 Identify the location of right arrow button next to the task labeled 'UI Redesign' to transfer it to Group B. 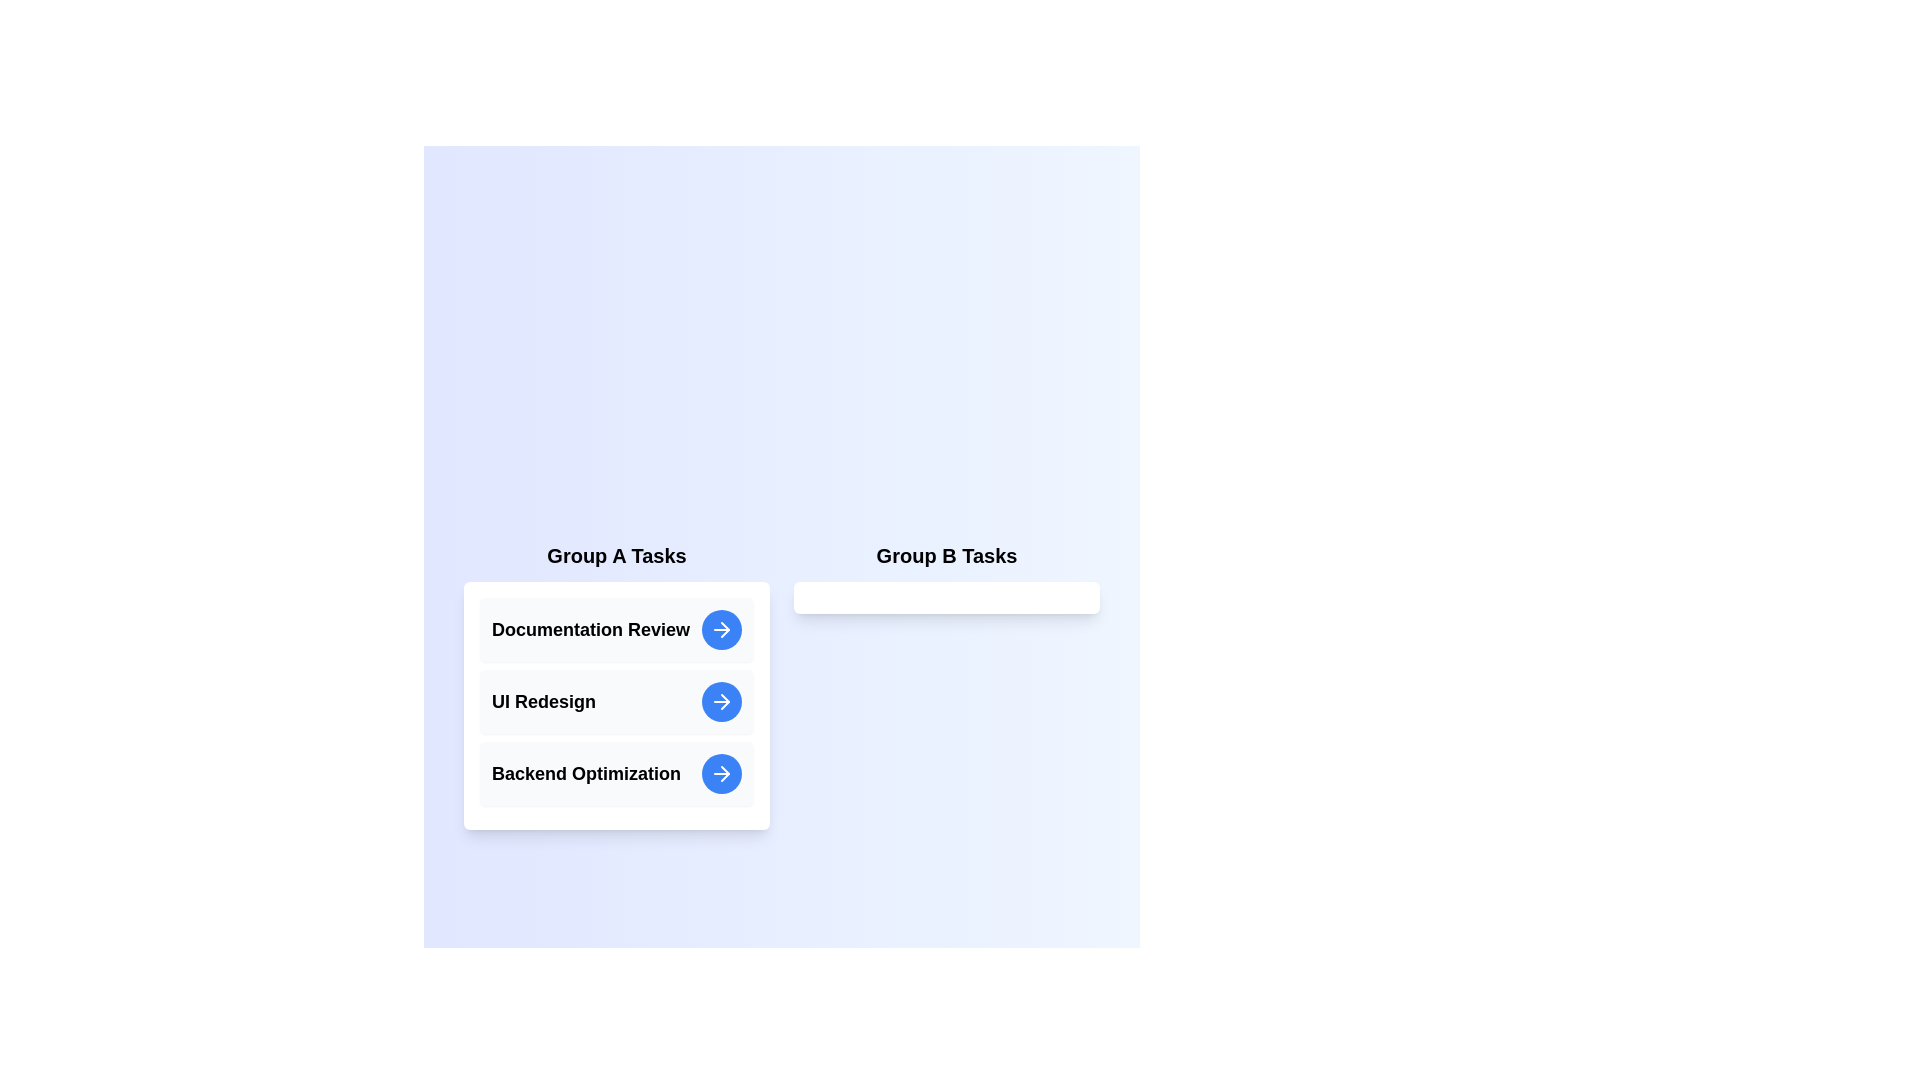
(720, 701).